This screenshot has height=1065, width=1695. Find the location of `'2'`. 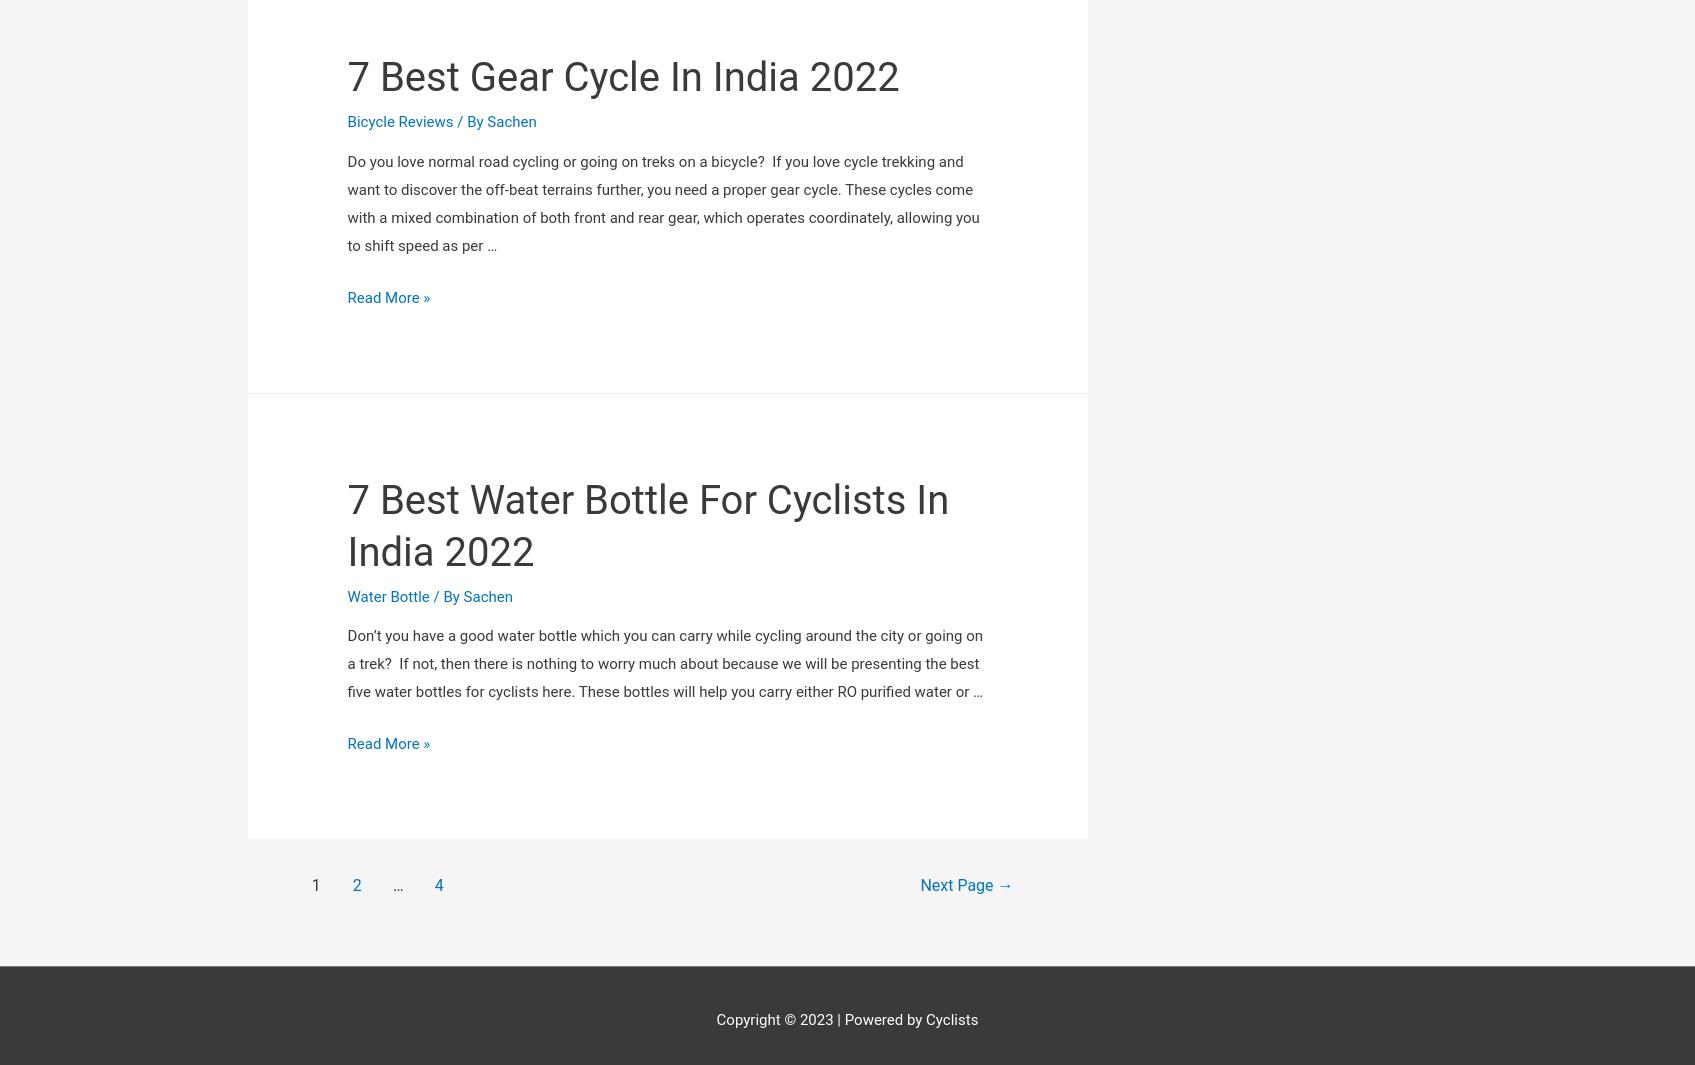

'2' is located at coordinates (355, 644).